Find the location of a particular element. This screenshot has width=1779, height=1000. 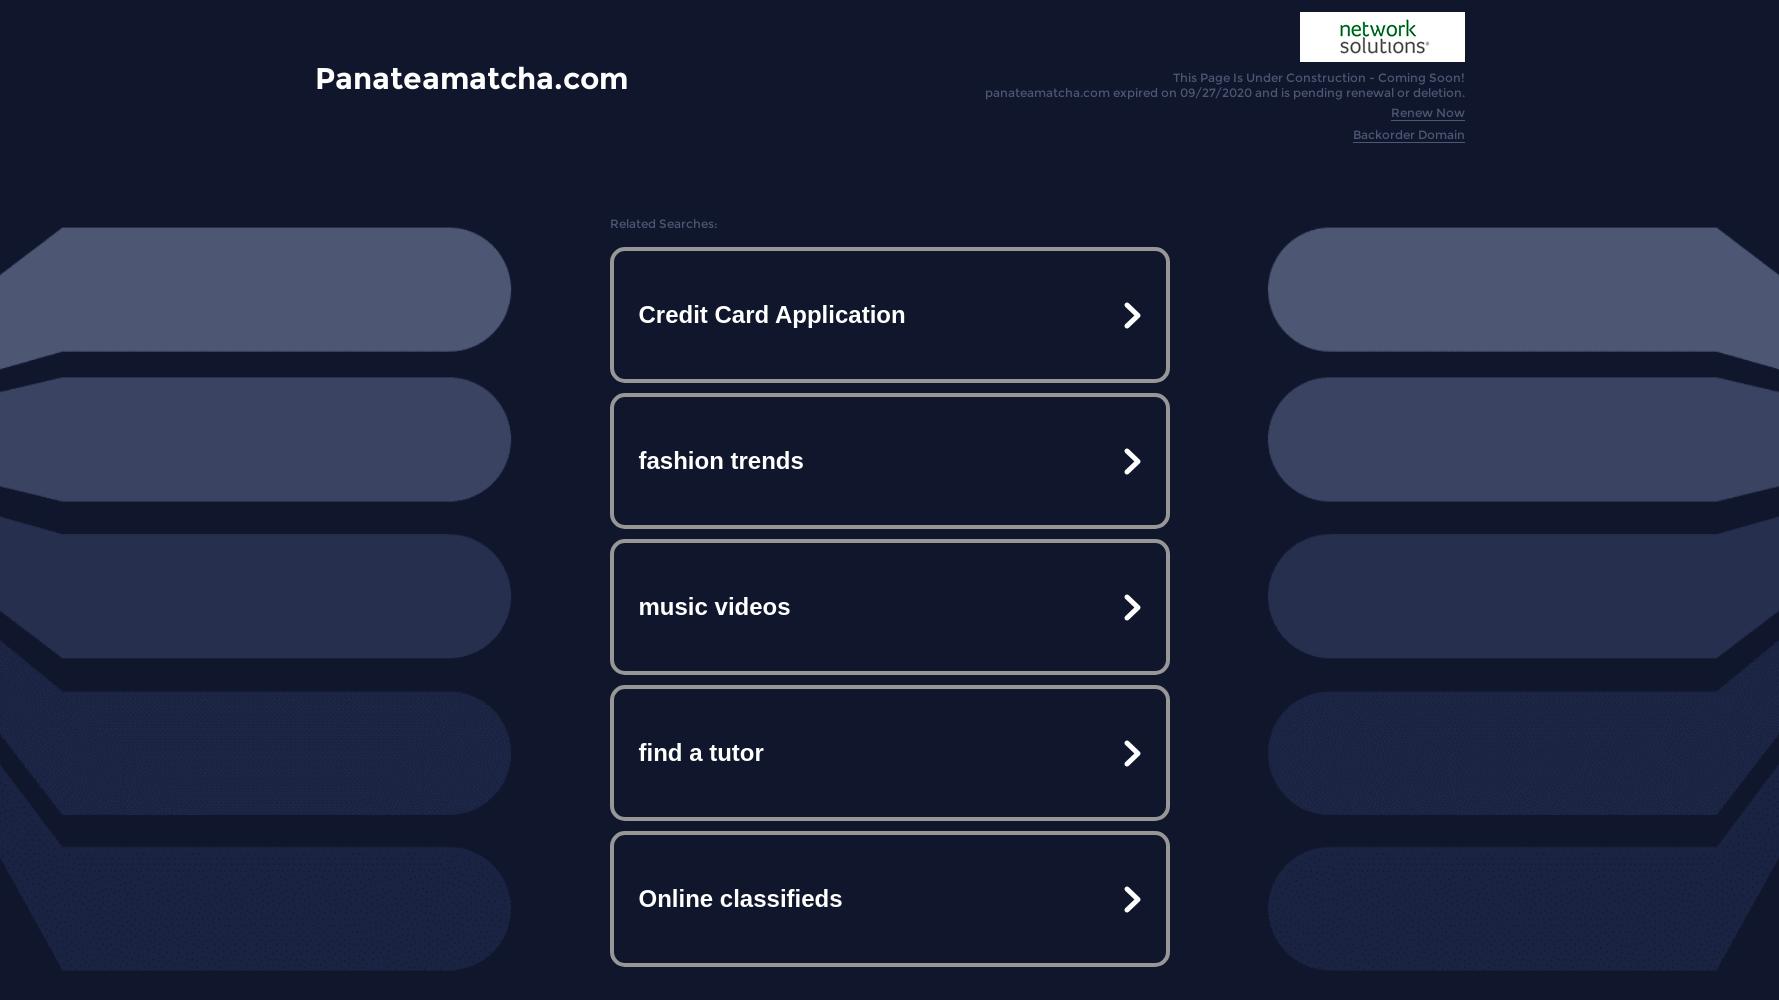

'Related Searches:' is located at coordinates (662, 222).